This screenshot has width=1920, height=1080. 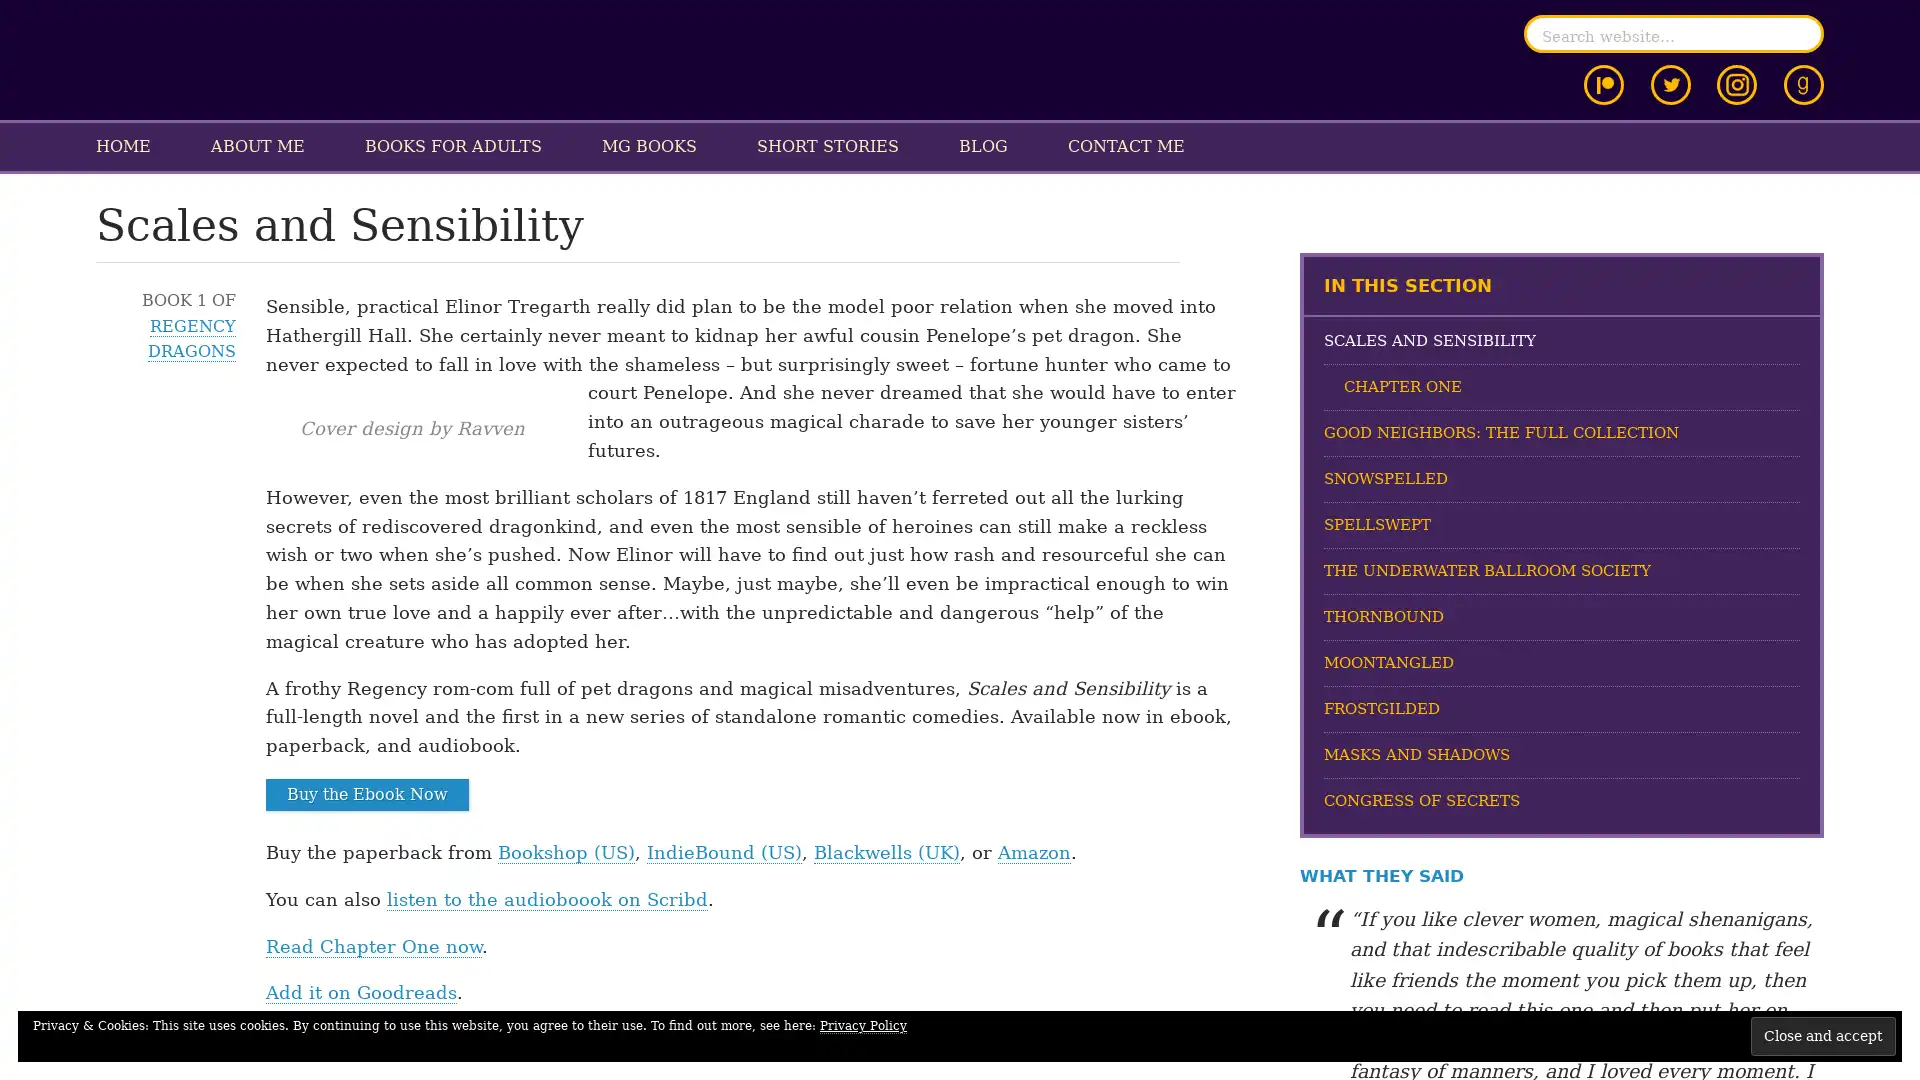 I want to click on Close and accept, so click(x=1823, y=1035).